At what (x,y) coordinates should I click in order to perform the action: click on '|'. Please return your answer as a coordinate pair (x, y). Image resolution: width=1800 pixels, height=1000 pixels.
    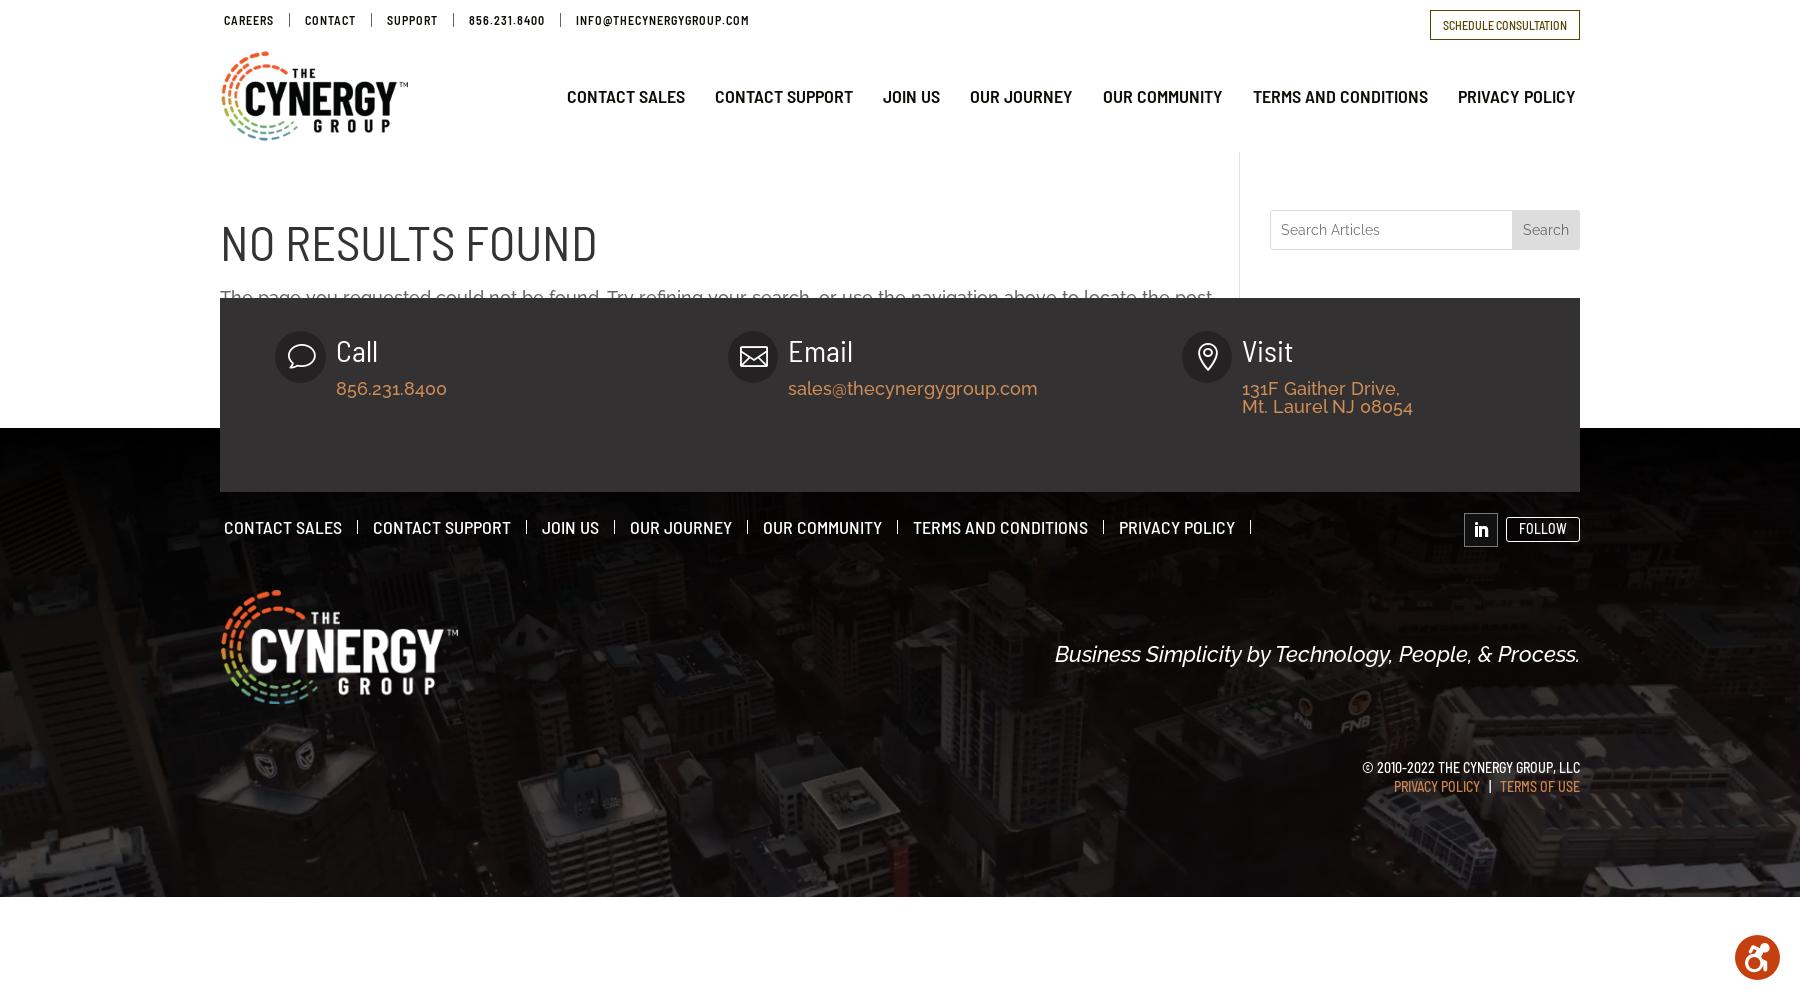
    Looking at the image, I should click on (1479, 786).